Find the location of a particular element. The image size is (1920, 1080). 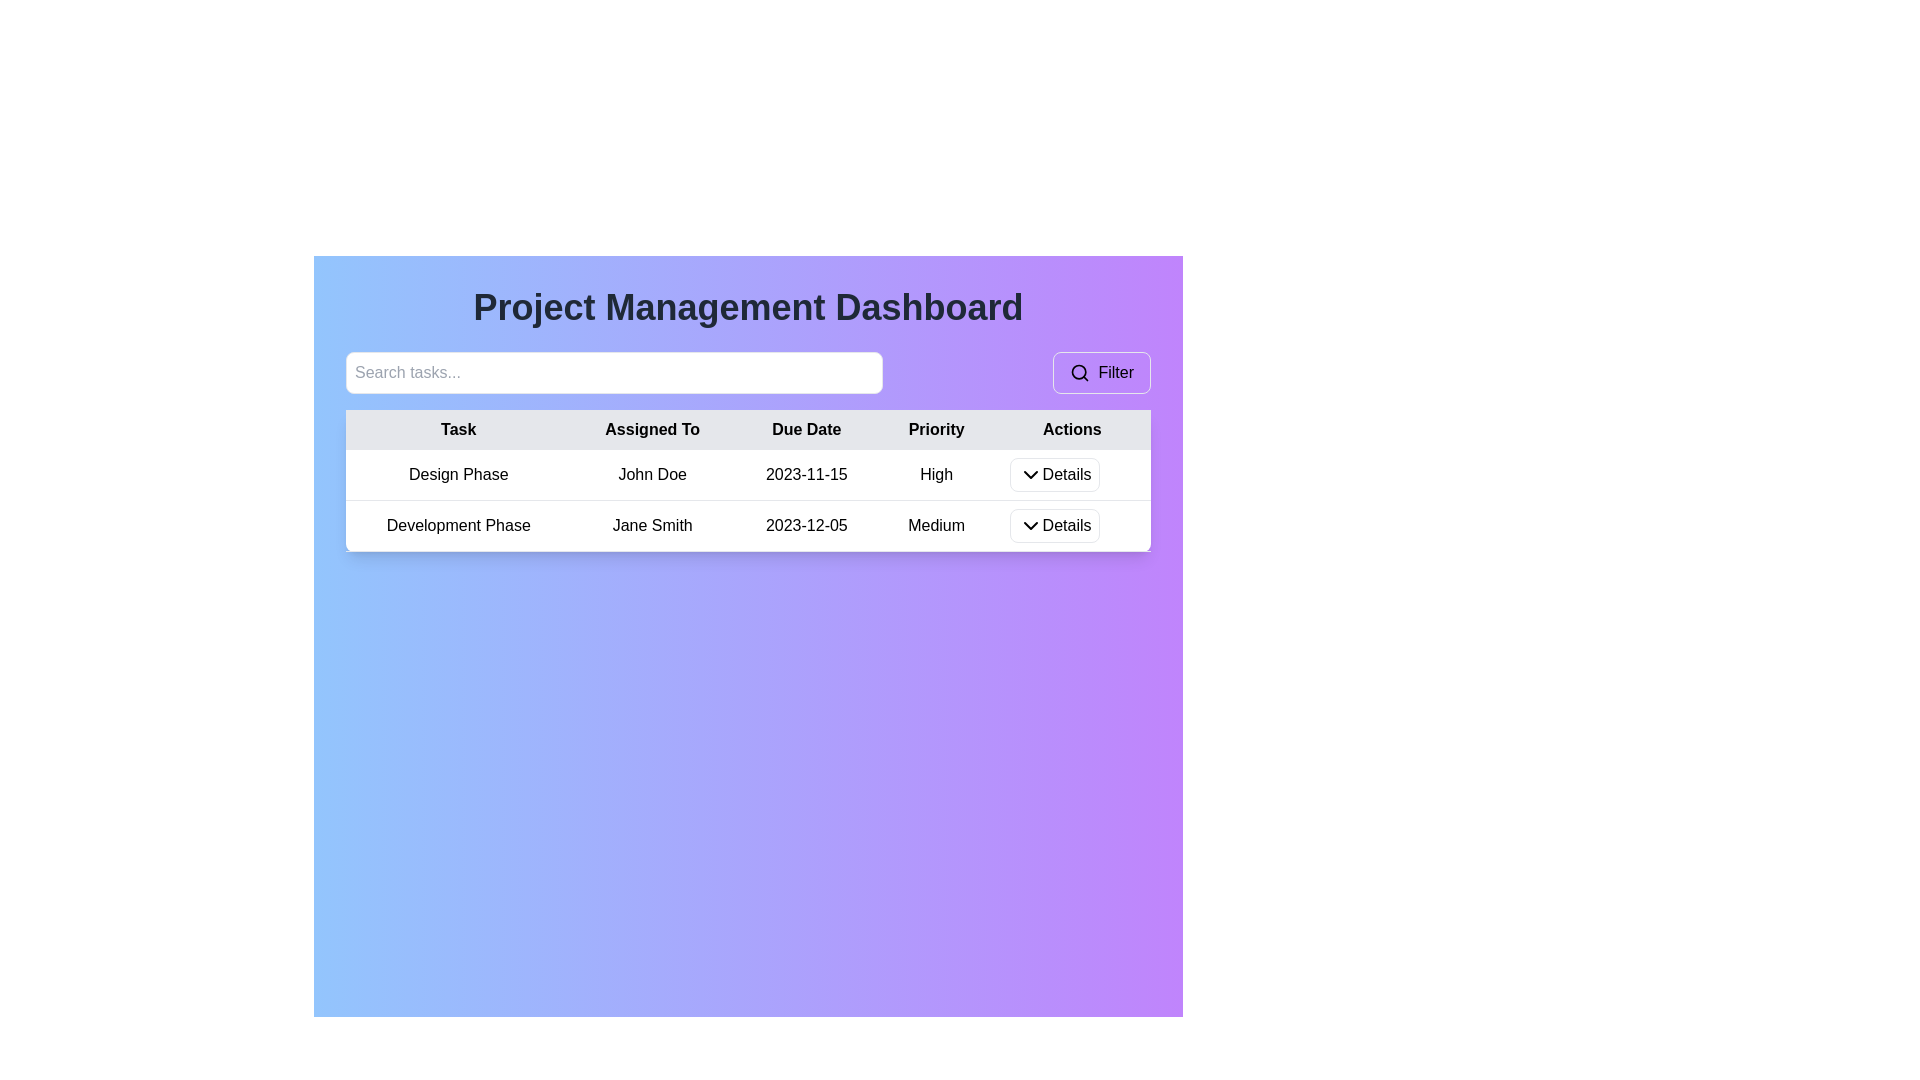

the Chevron Down icon located slightly to the left of the 'Details' text in the Actions column of the second row is located at coordinates (1030, 524).